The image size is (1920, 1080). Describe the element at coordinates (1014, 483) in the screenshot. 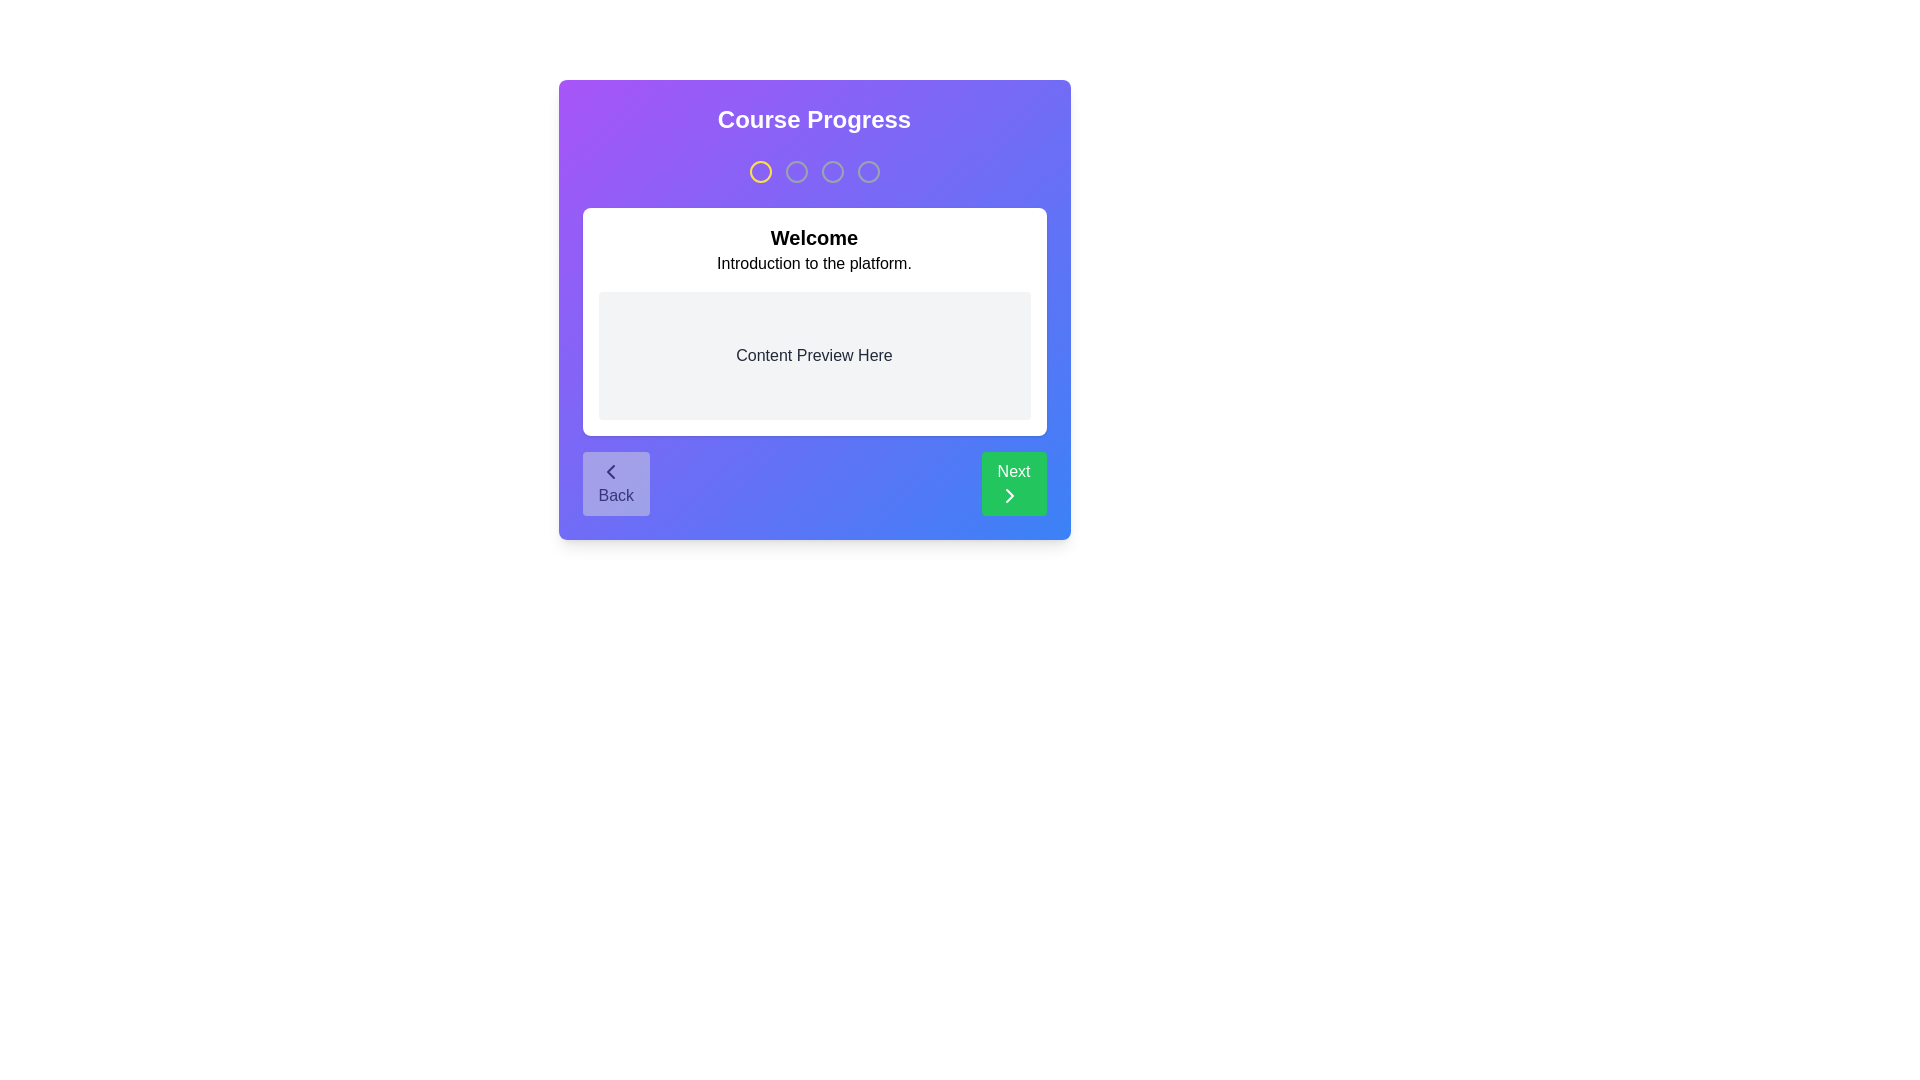

I see `the Next button to navigate` at that location.